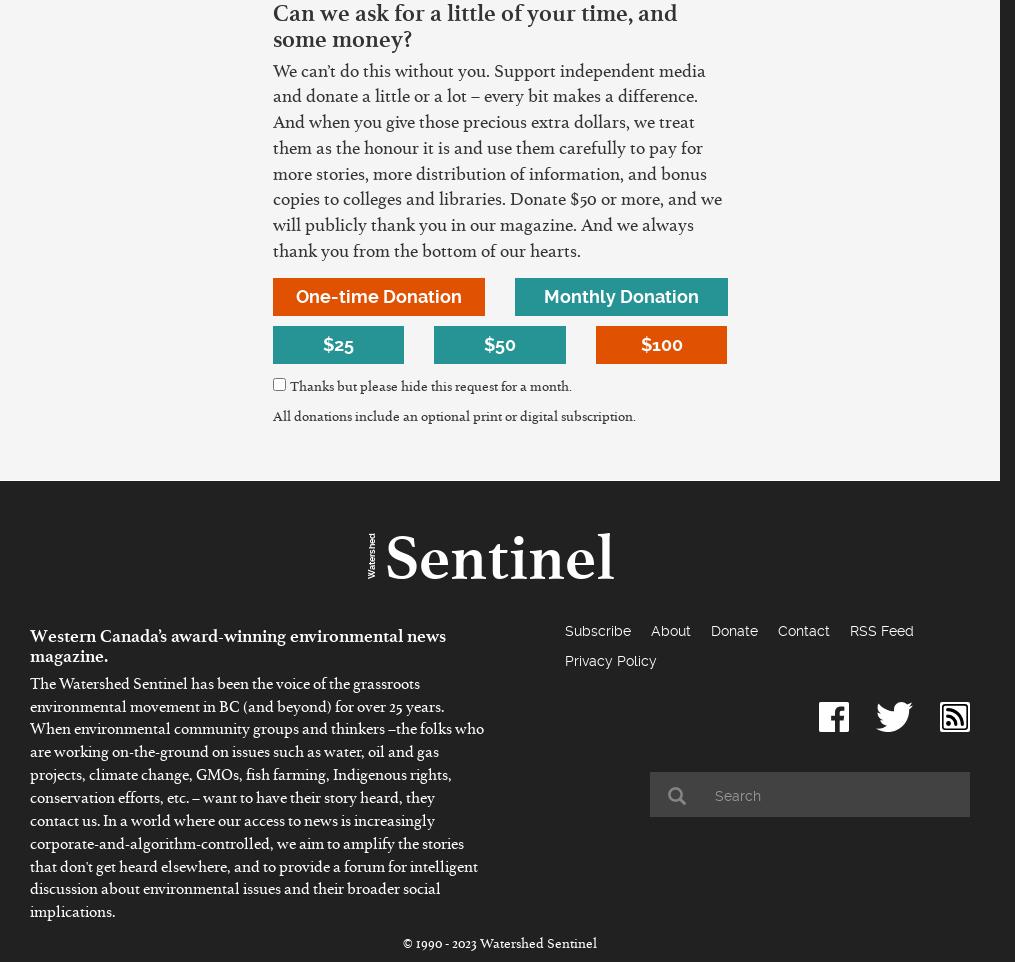  Describe the element at coordinates (776, 630) in the screenshot. I see `'Contact'` at that location.